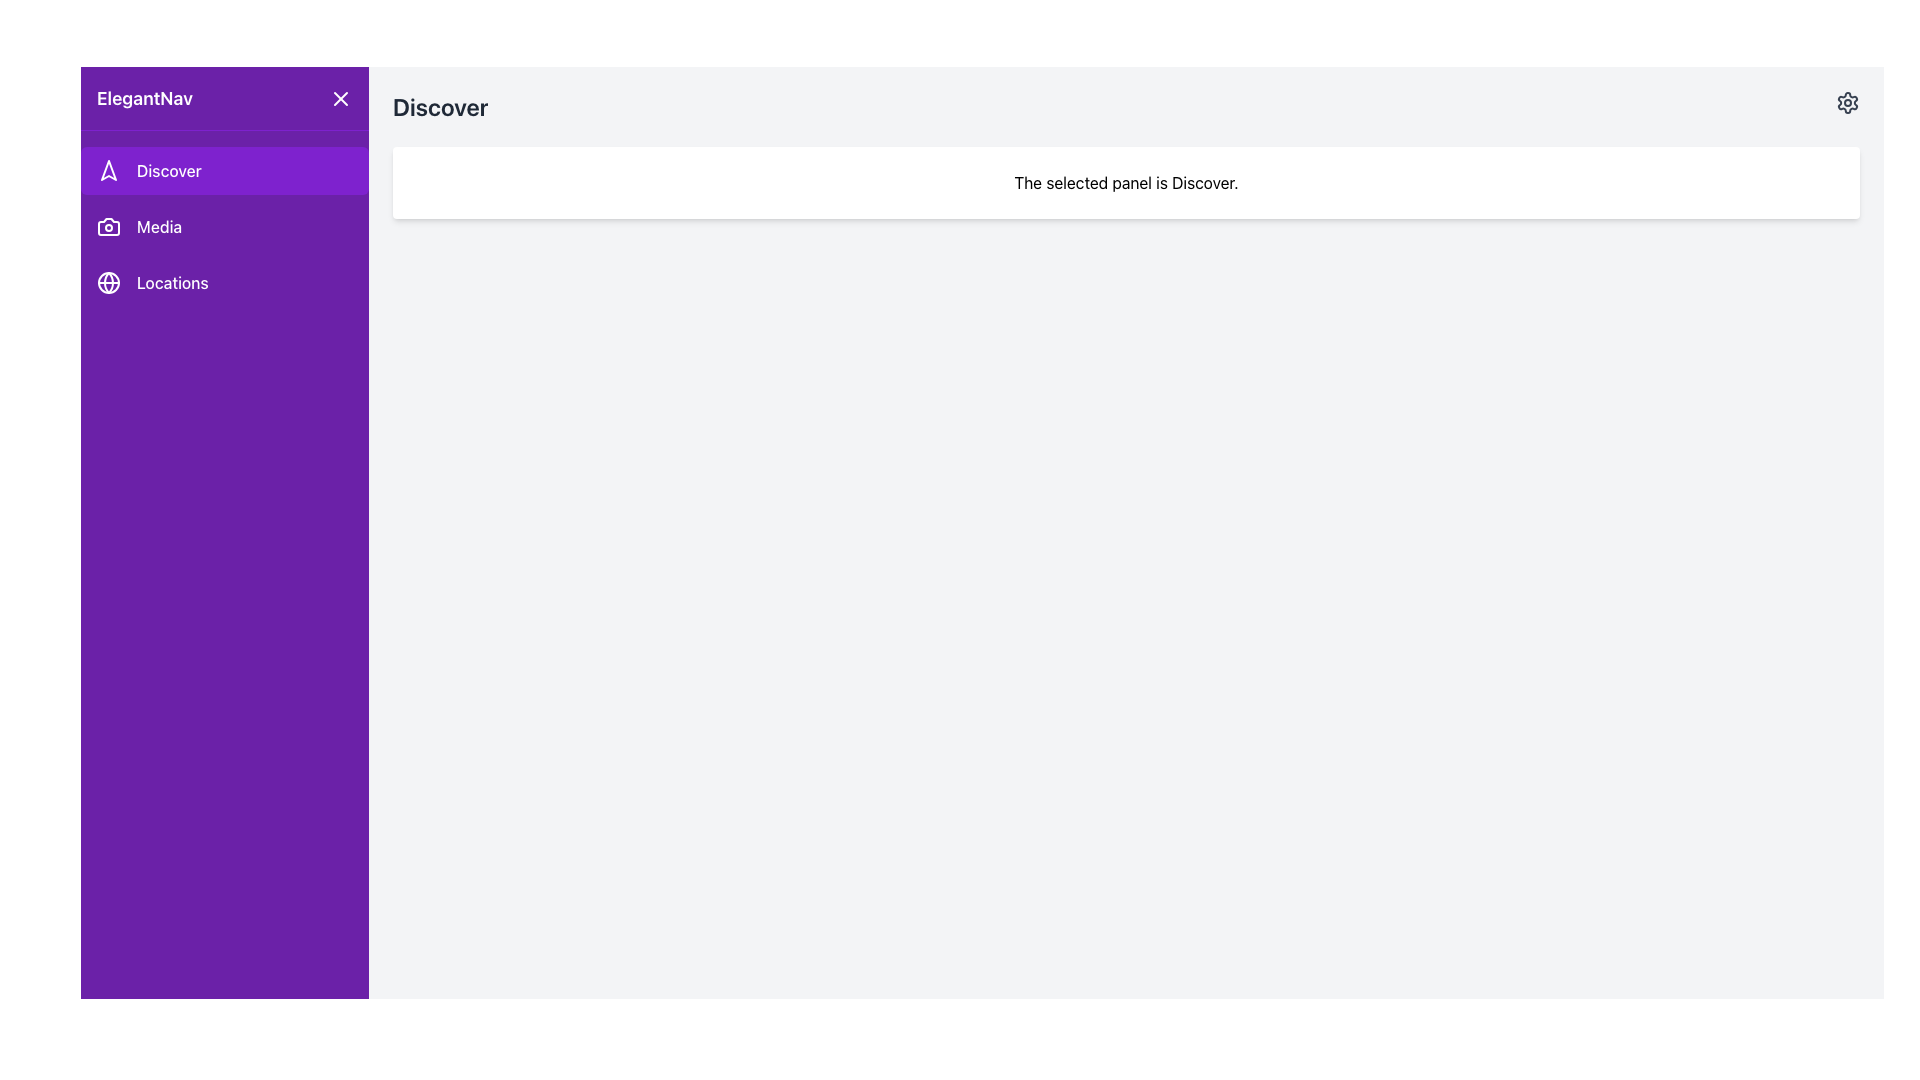 The width and height of the screenshot is (1920, 1080). I want to click on the text label displaying 'Media' in white text on a purple background, which is the second item in the left sidebar navigation menu, so click(158, 226).